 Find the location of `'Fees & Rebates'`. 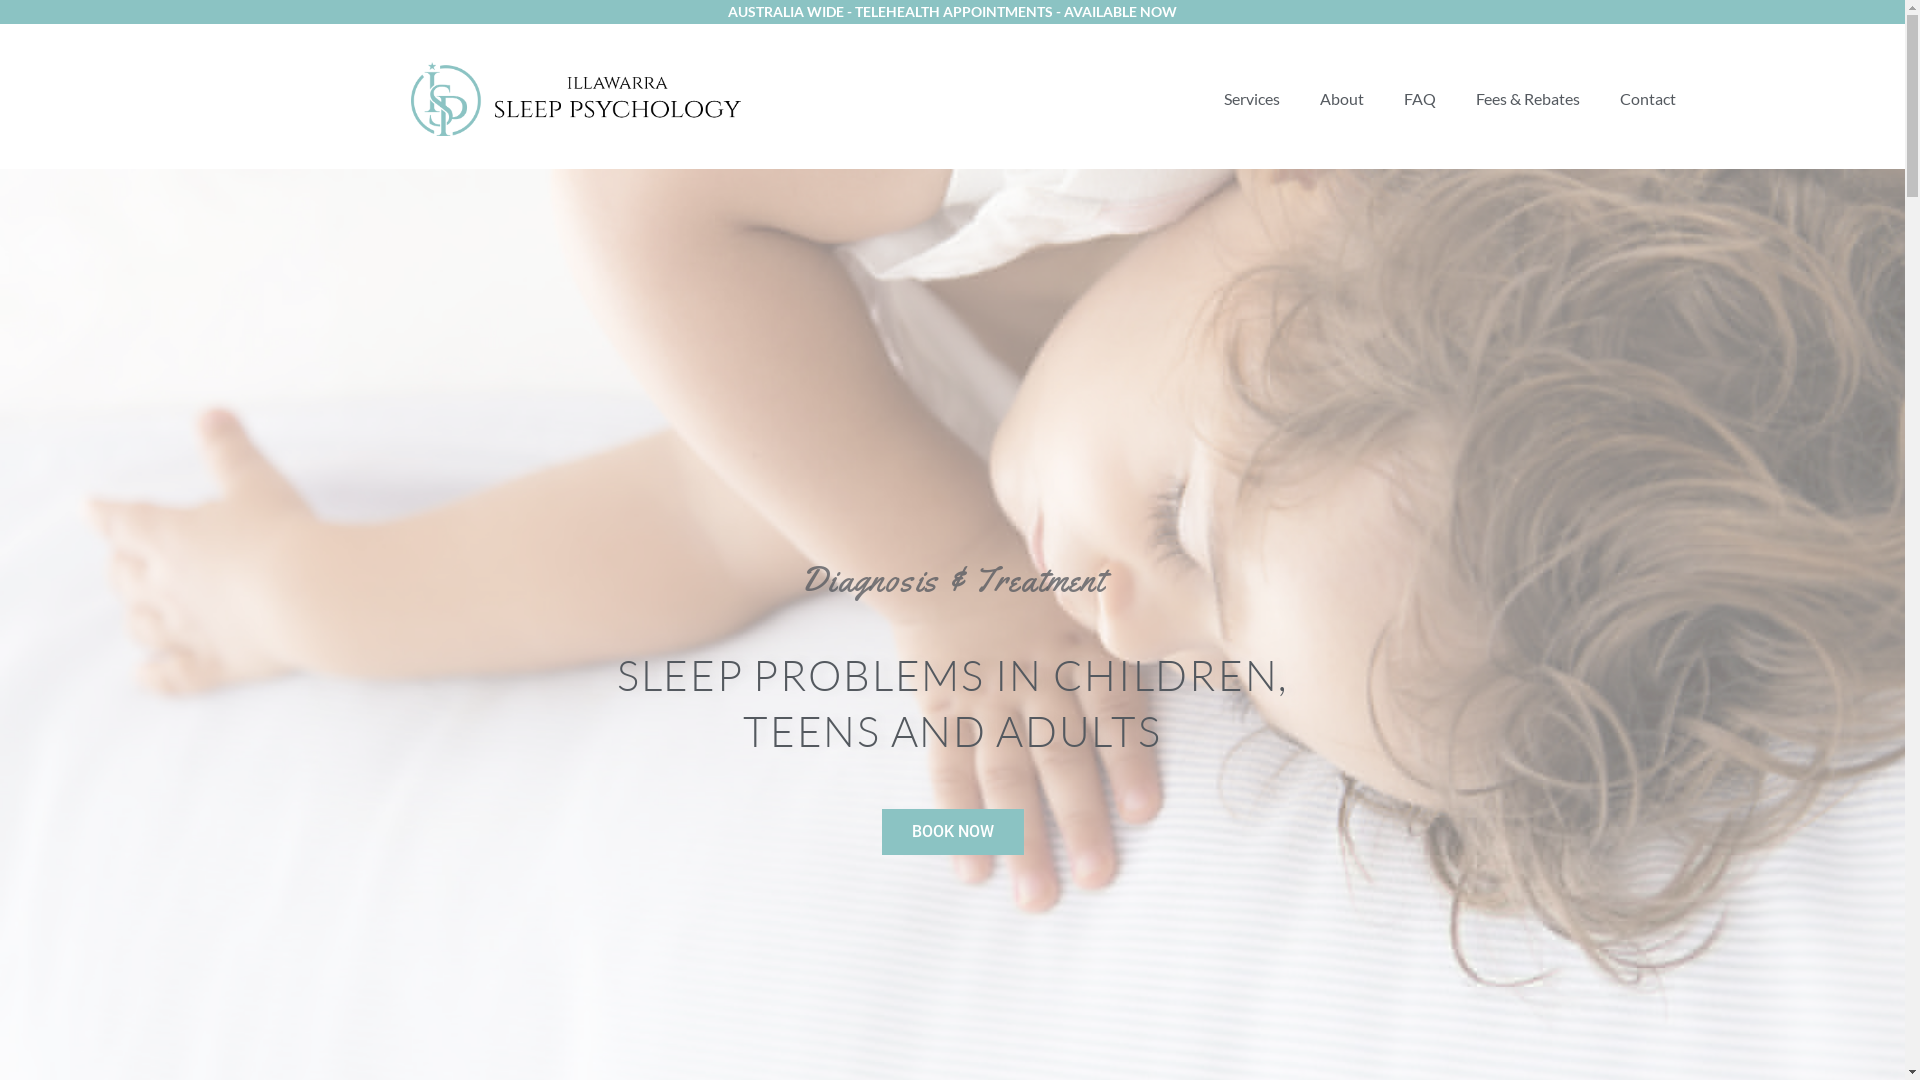

'Fees & Rebates' is located at coordinates (1526, 99).